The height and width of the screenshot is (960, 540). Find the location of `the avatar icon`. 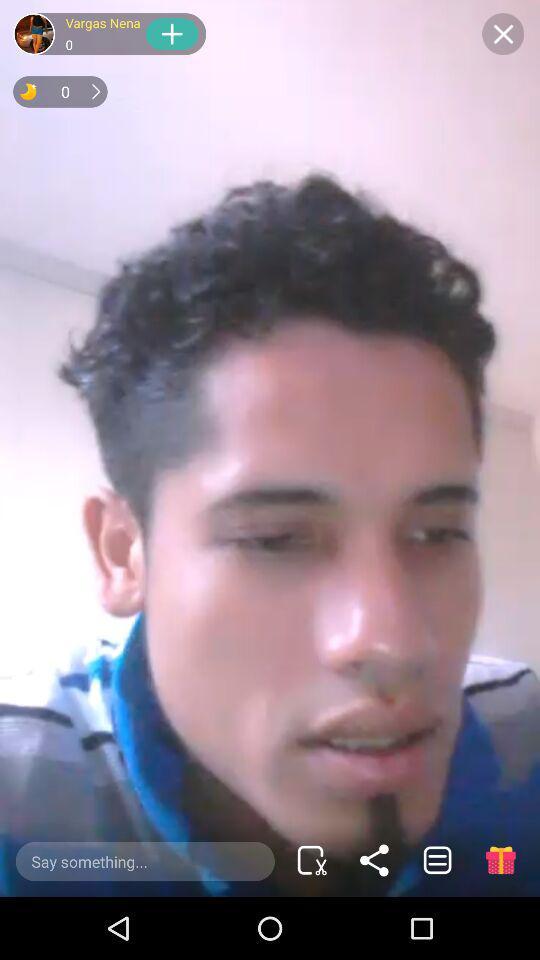

the avatar icon is located at coordinates (33, 33).